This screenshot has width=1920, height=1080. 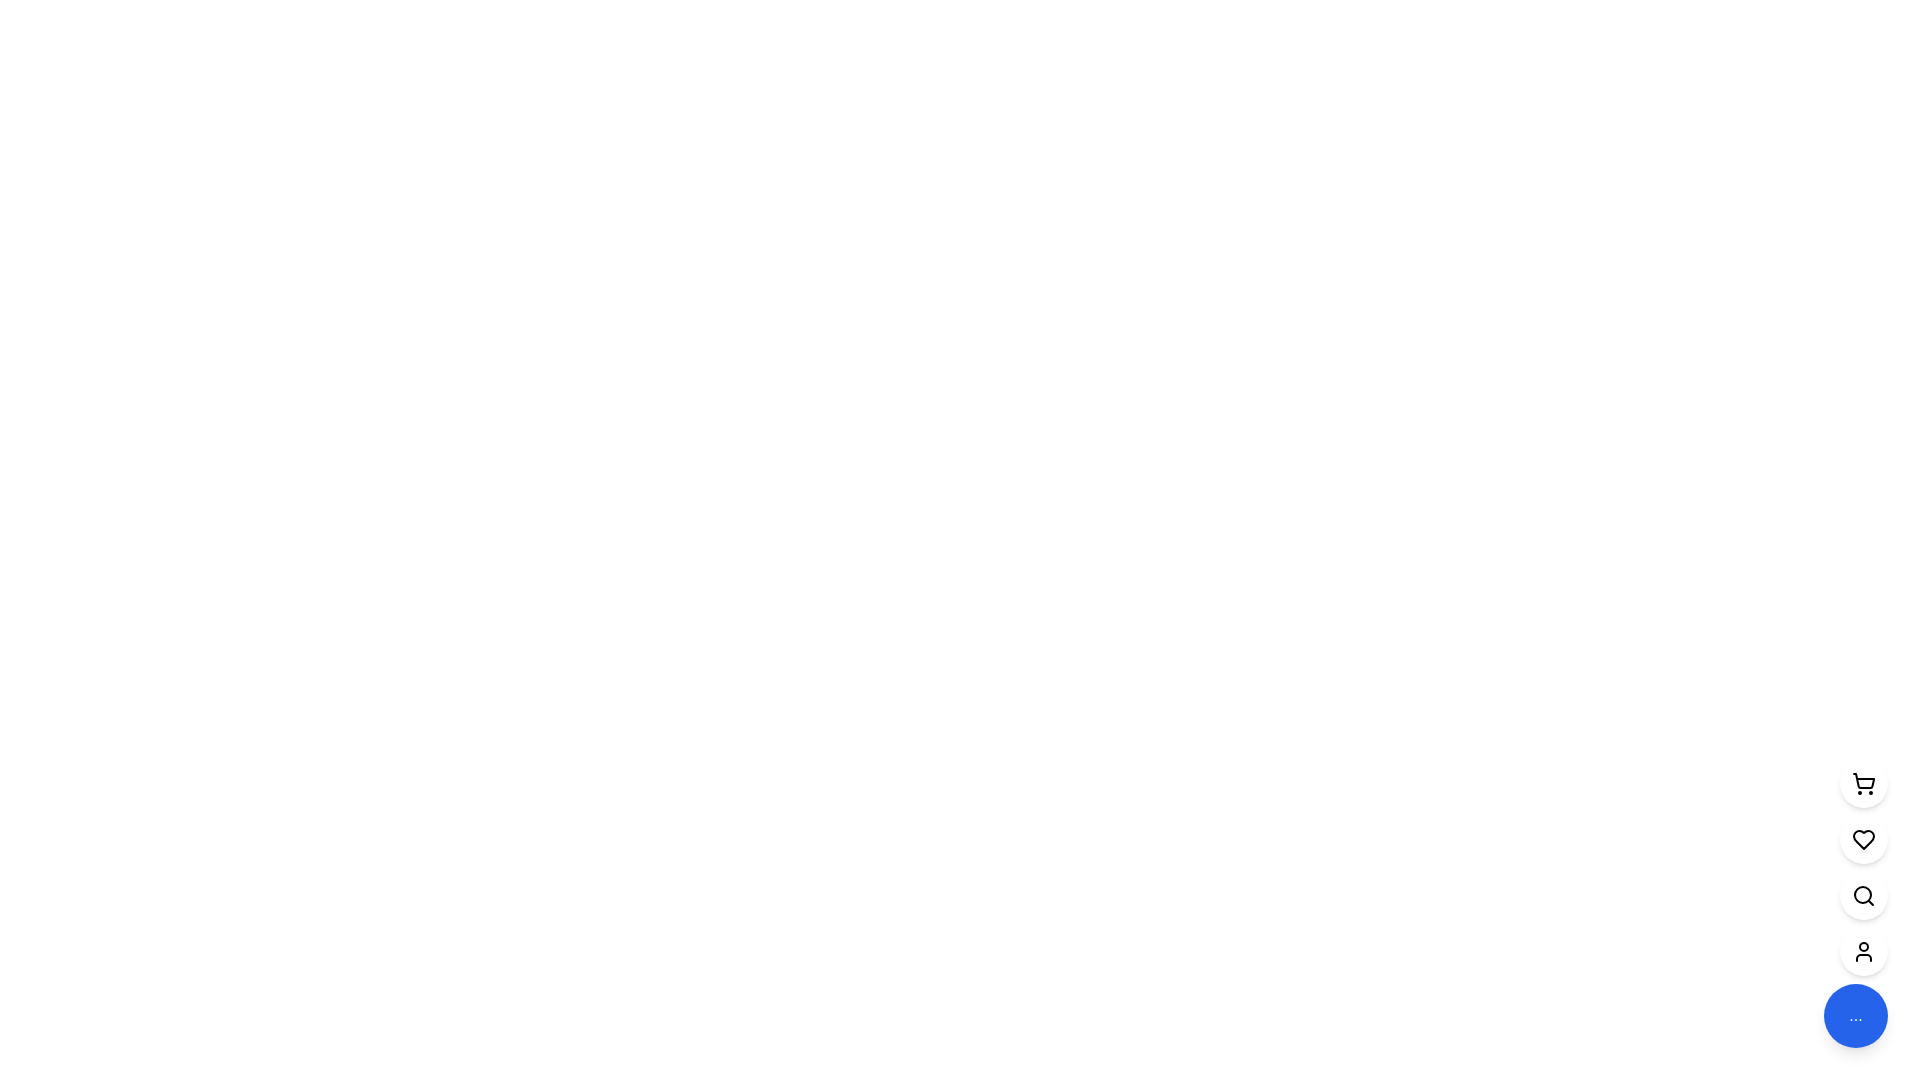 I want to click on the user icon, which is a minimalistic person silhouette within a circular button on the vertical navigation bar, so click(x=1862, y=951).